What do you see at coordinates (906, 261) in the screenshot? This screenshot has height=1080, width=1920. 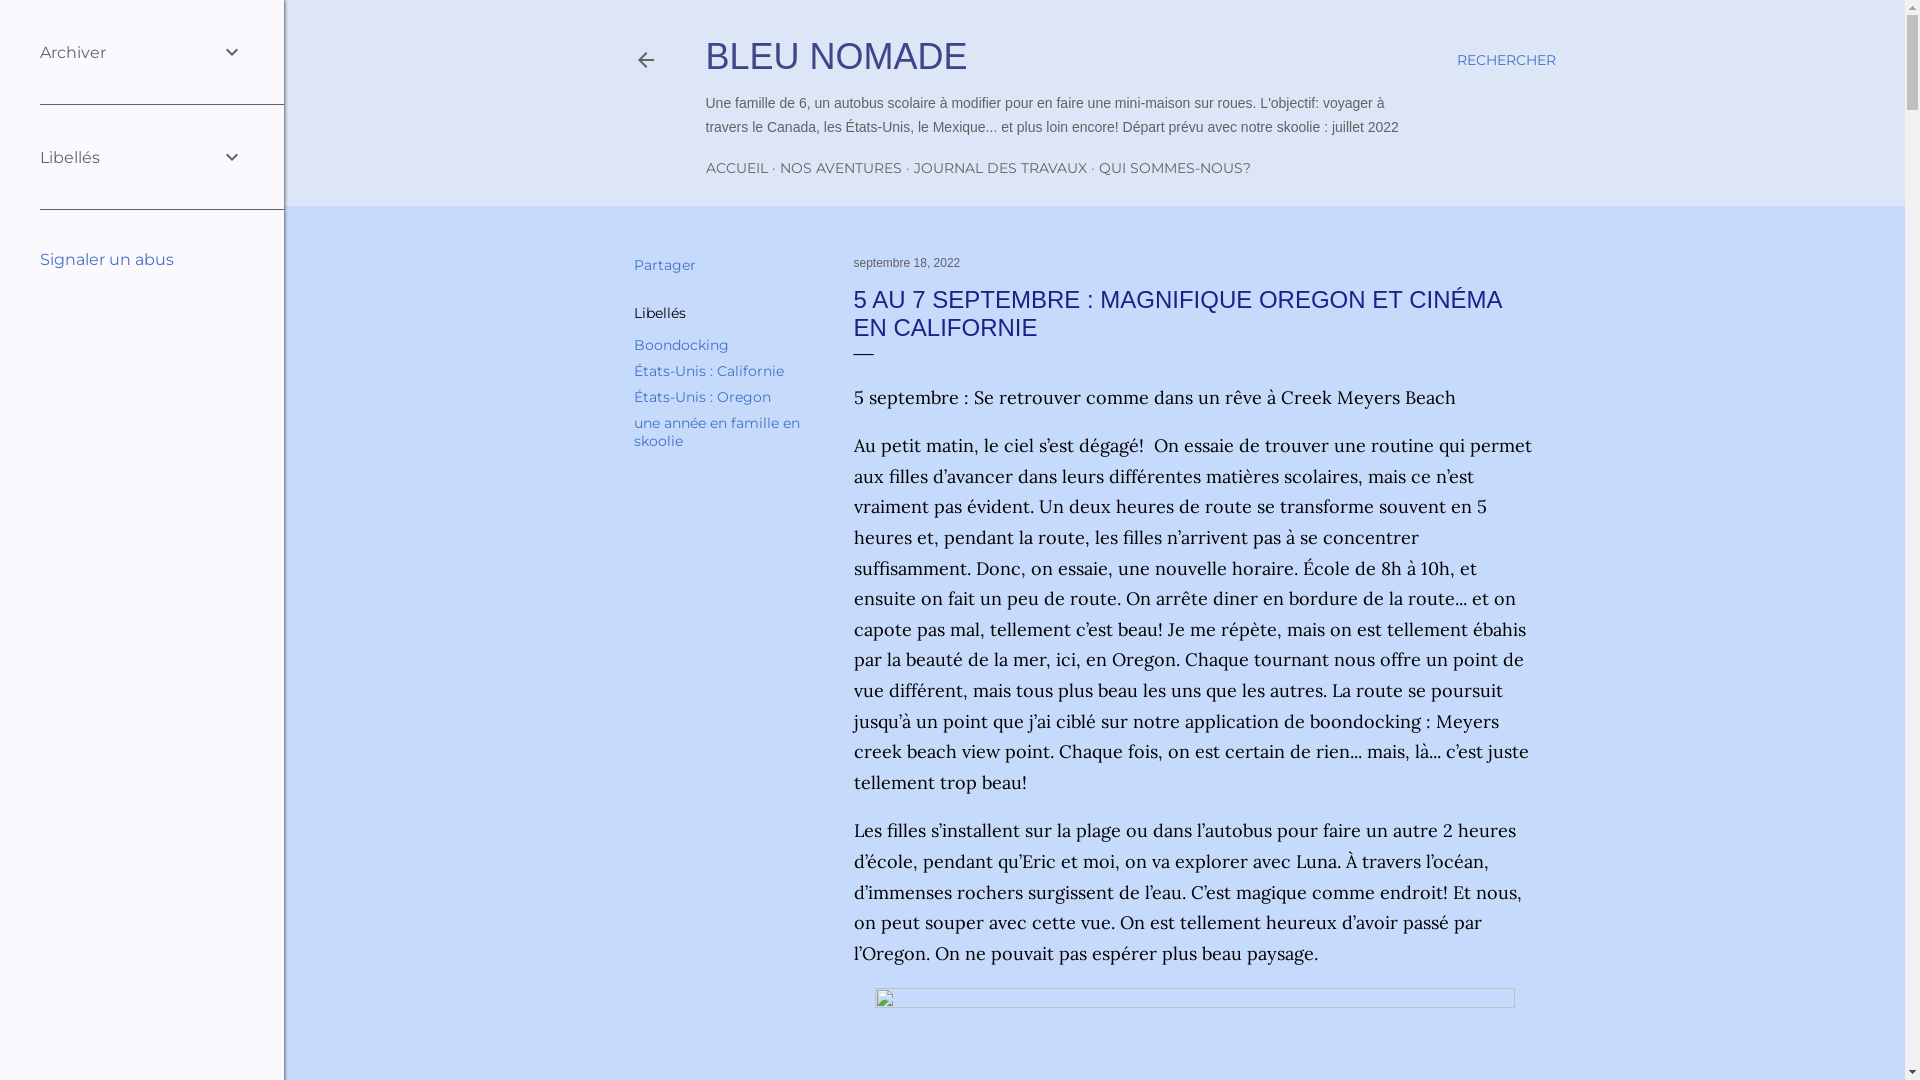 I see `'septembre 18, 2022'` at bounding box center [906, 261].